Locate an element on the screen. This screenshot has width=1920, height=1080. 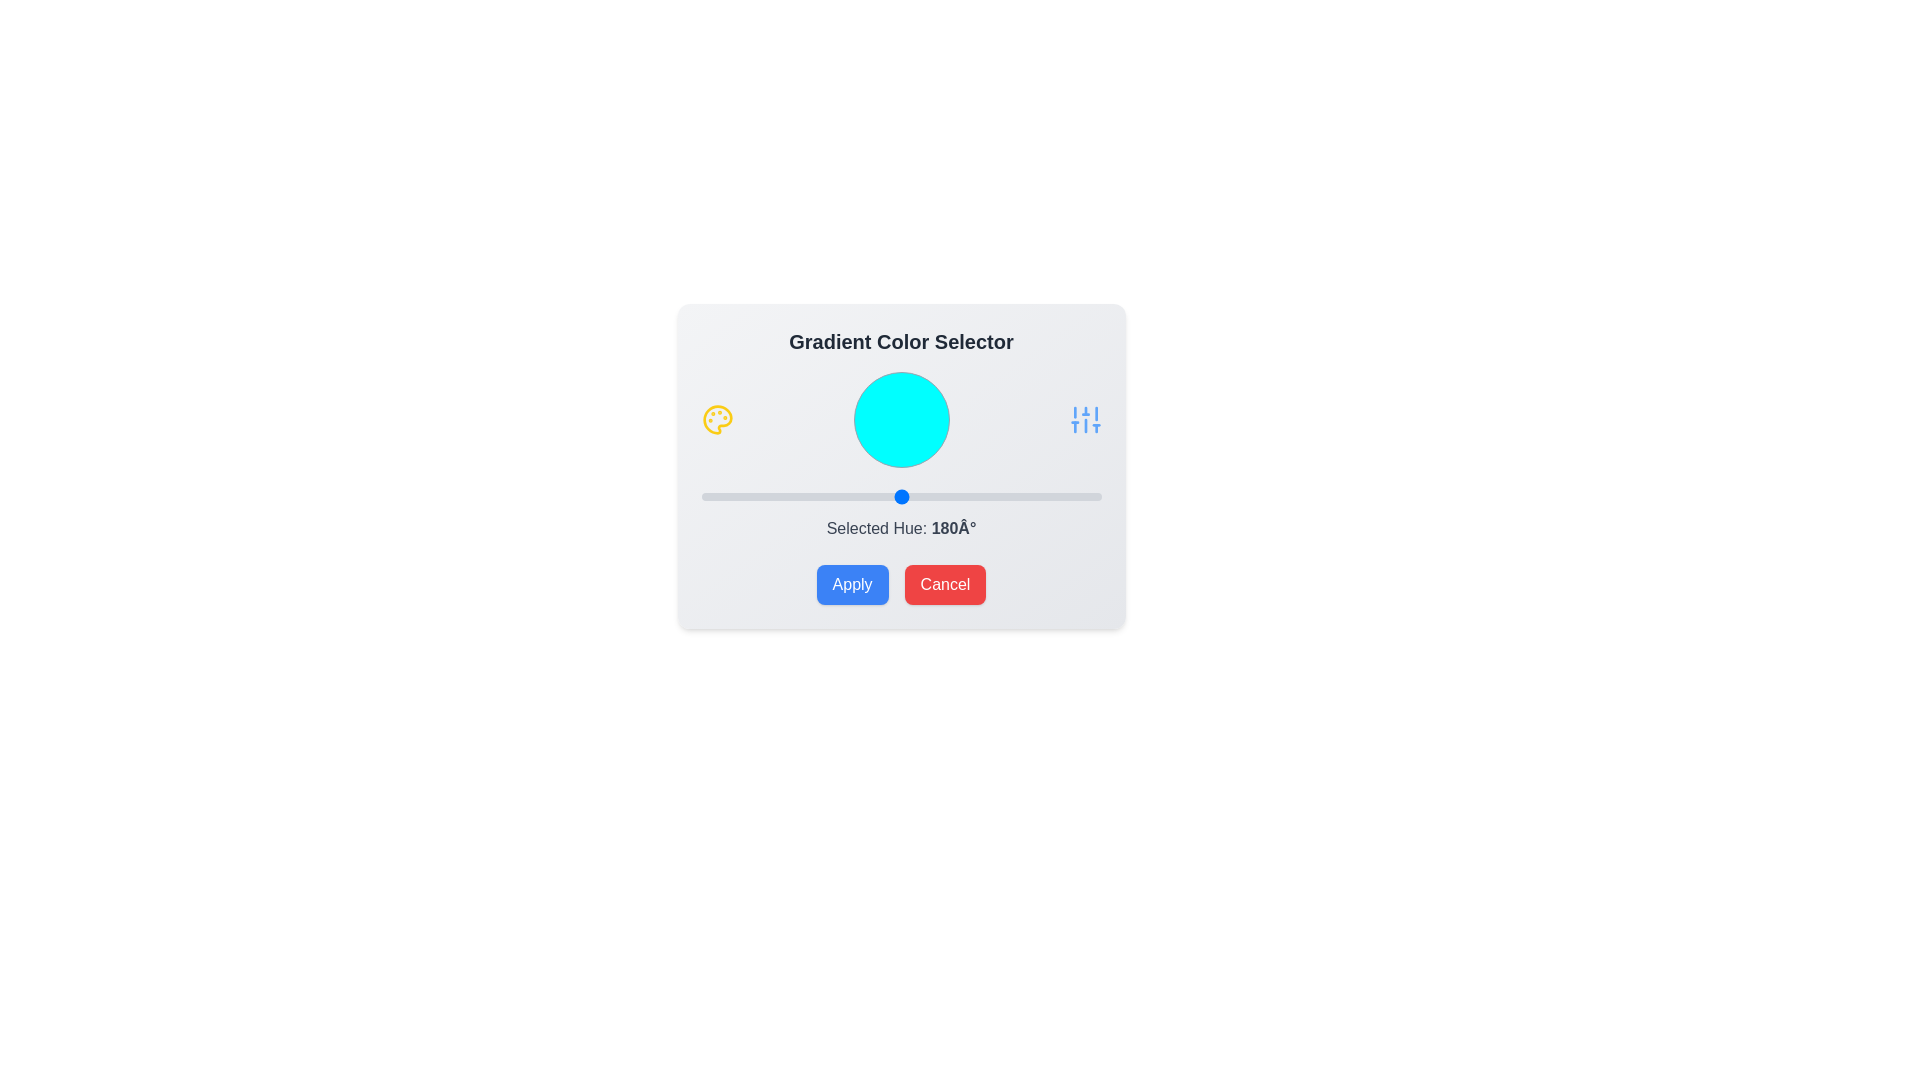
the slider to set the hue value to 261° is located at coordinates (991, 496).